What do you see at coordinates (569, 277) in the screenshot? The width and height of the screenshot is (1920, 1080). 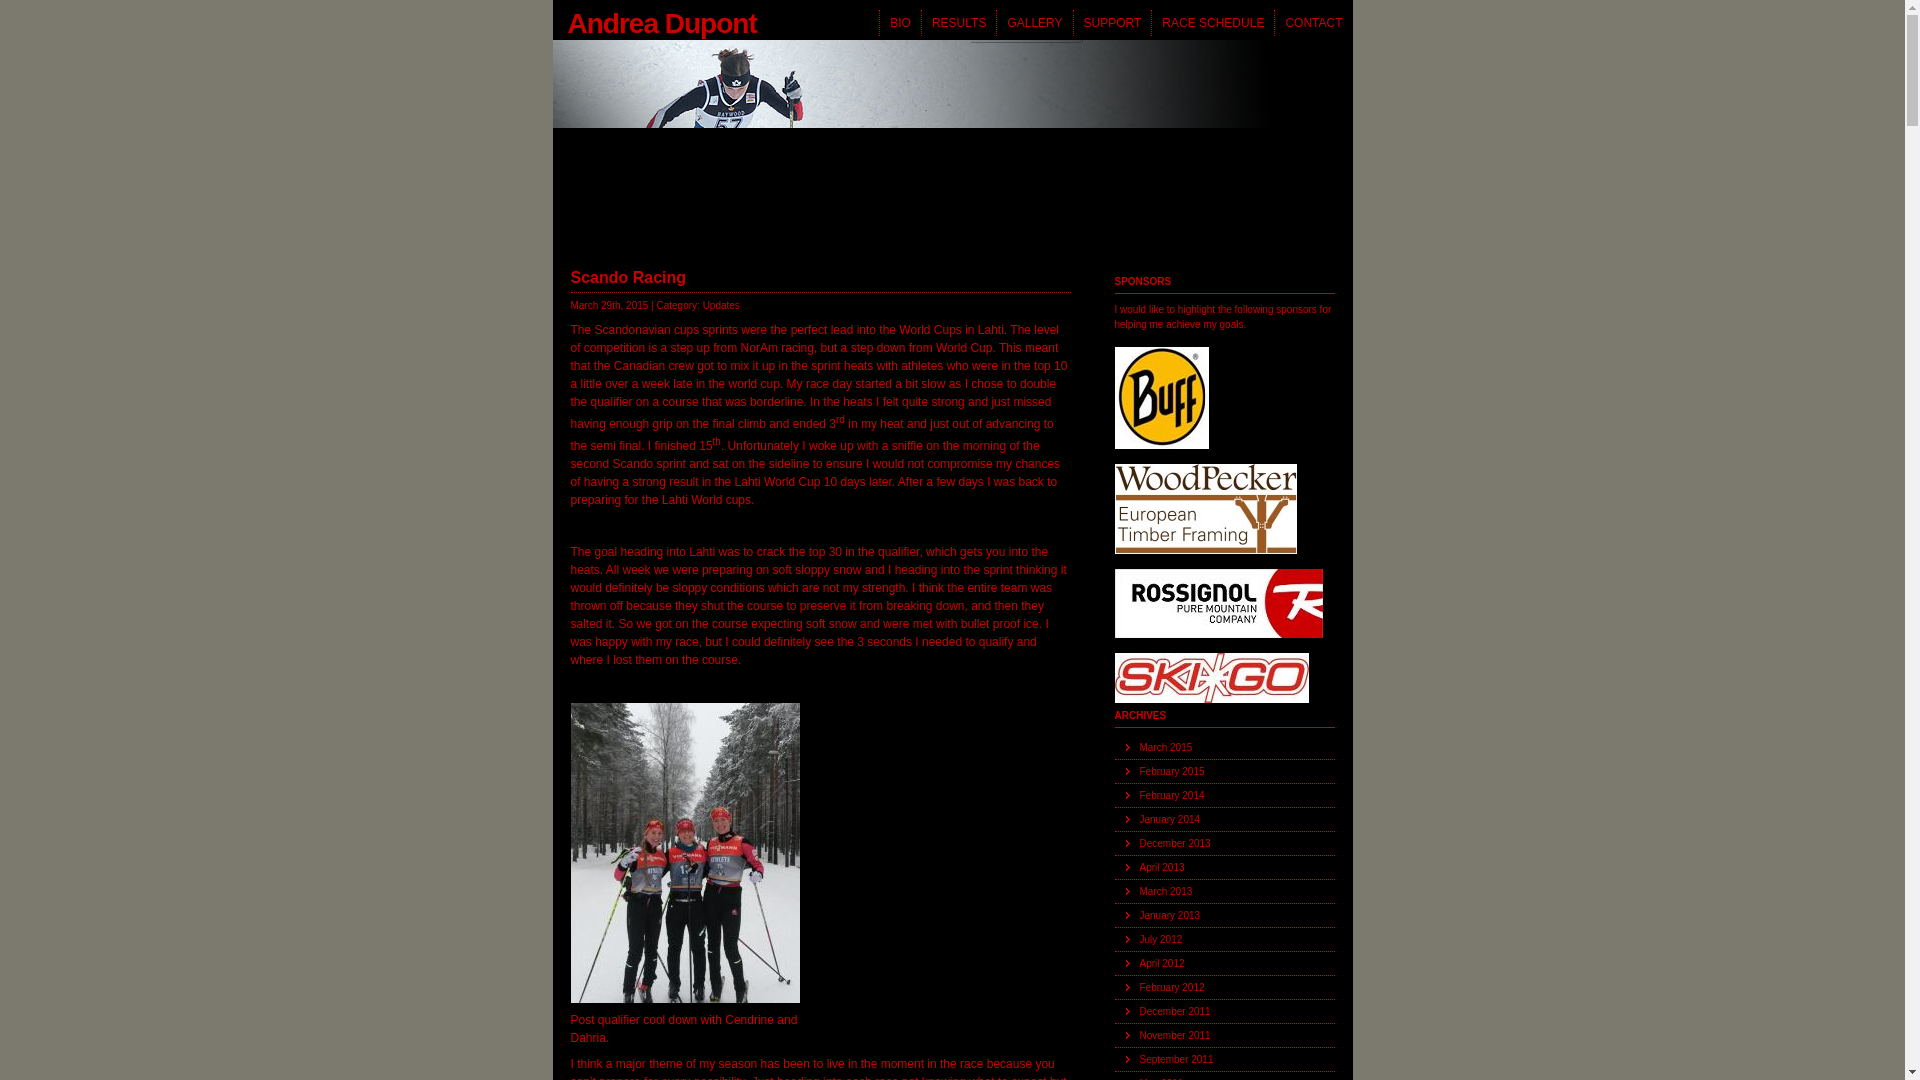 I see `'Scando Racing'` at bounding box center [569, 277].